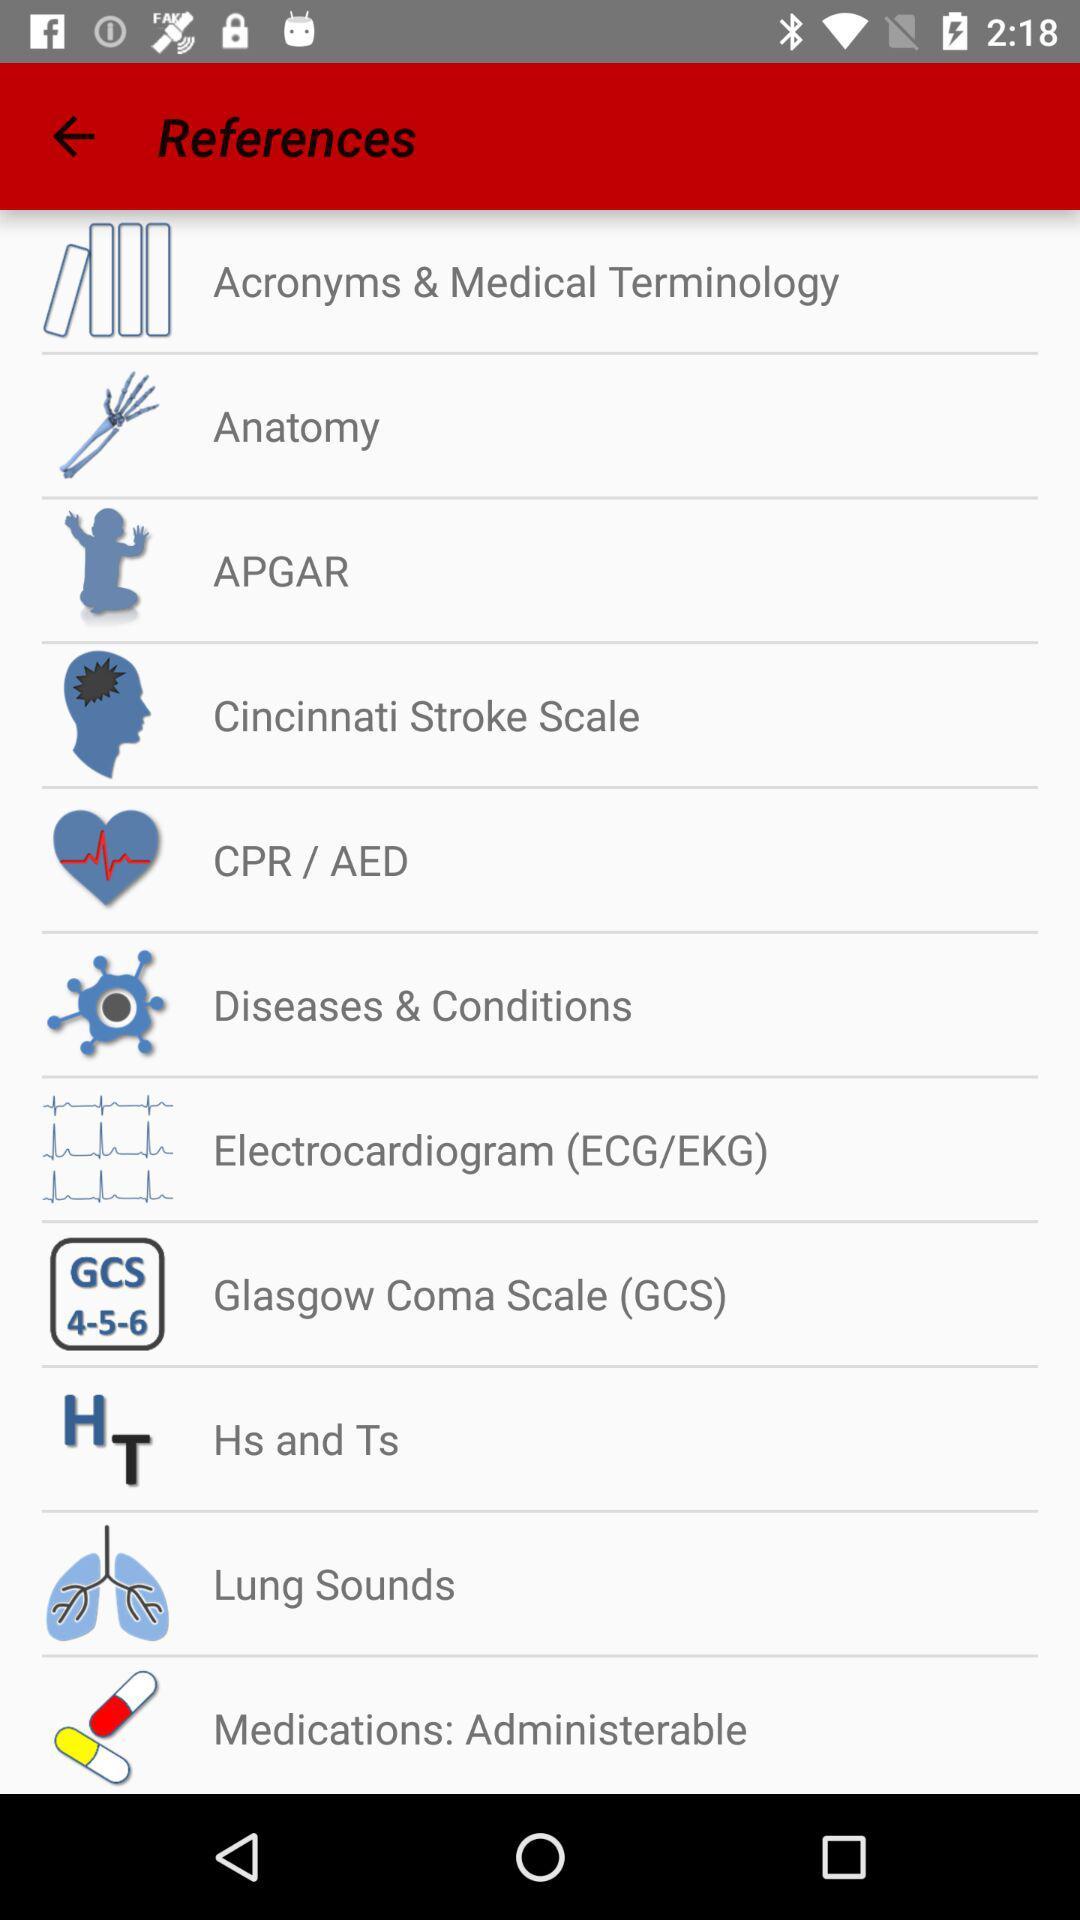 The image size is (1080, 1920). I want to click on icon to the left of the references icon, so click(72, 135).